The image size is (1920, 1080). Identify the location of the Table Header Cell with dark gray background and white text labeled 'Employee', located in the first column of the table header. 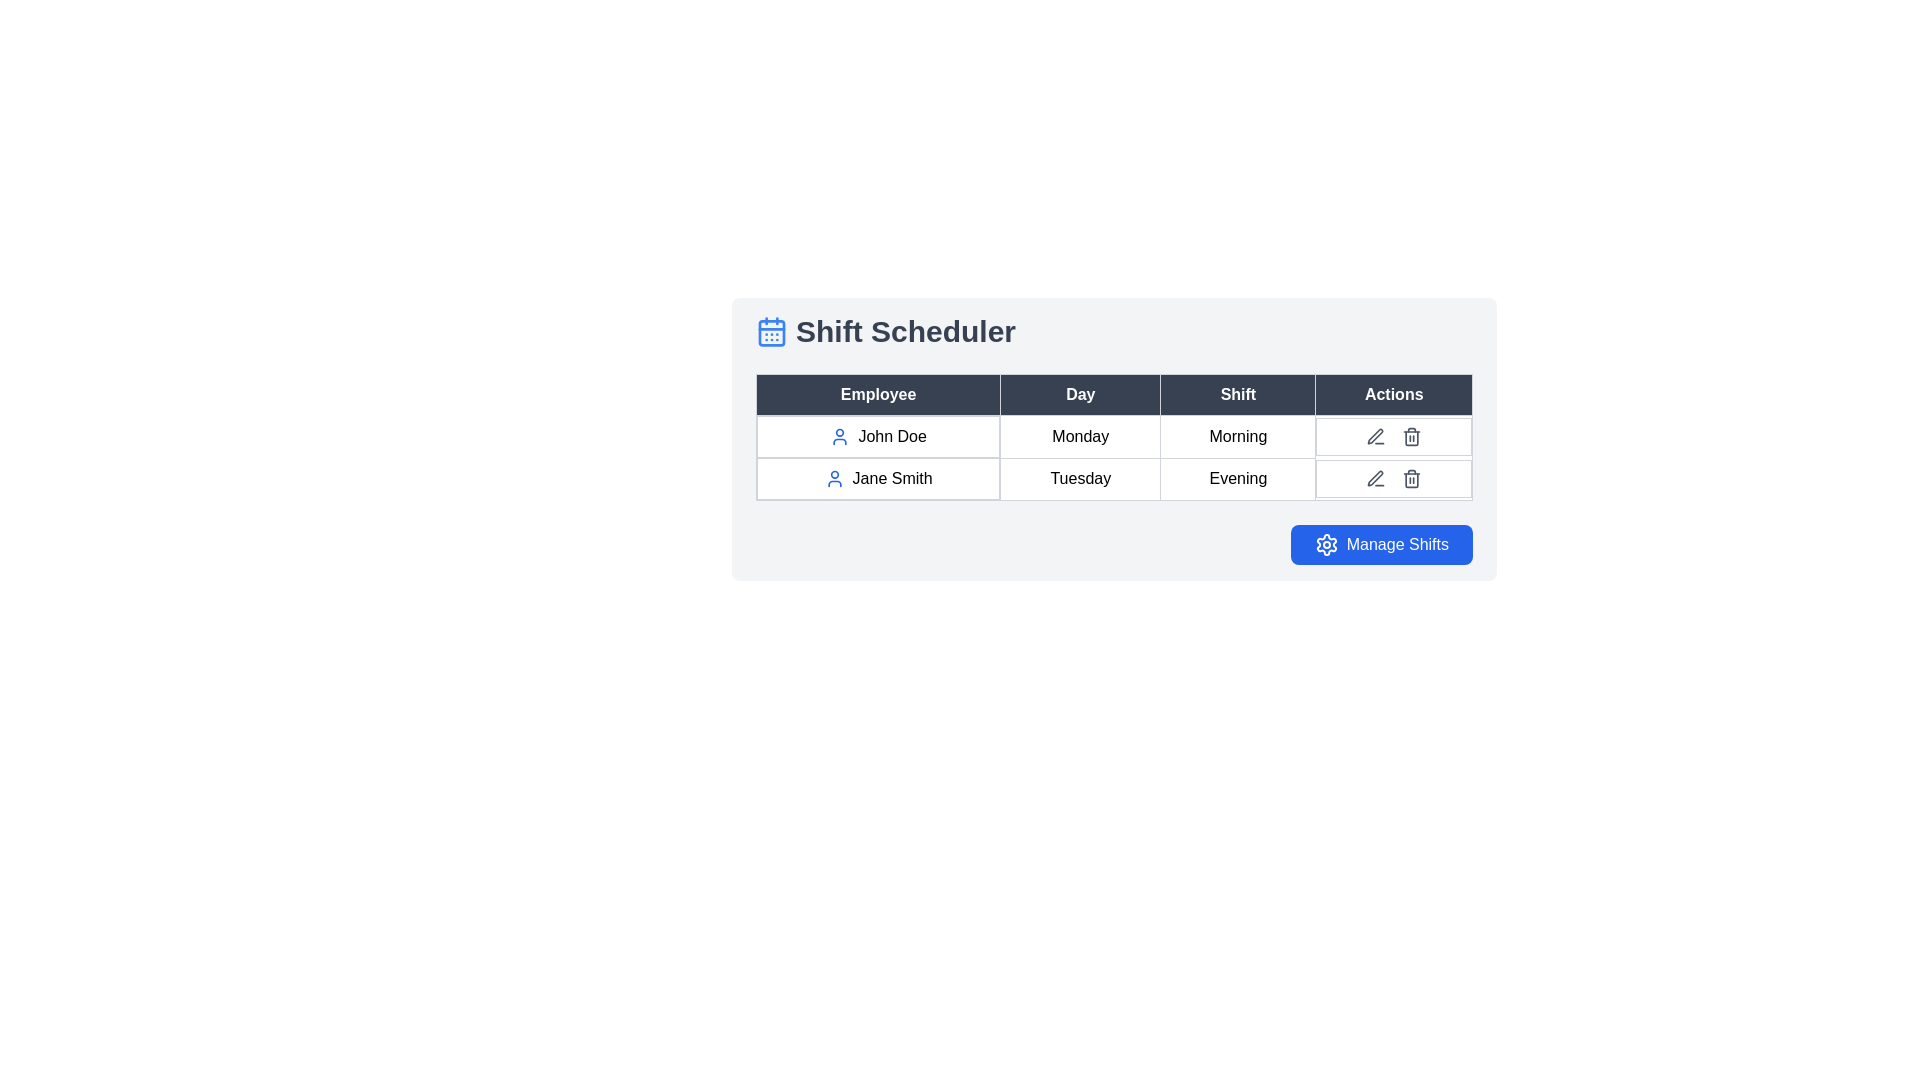
(878, 394).